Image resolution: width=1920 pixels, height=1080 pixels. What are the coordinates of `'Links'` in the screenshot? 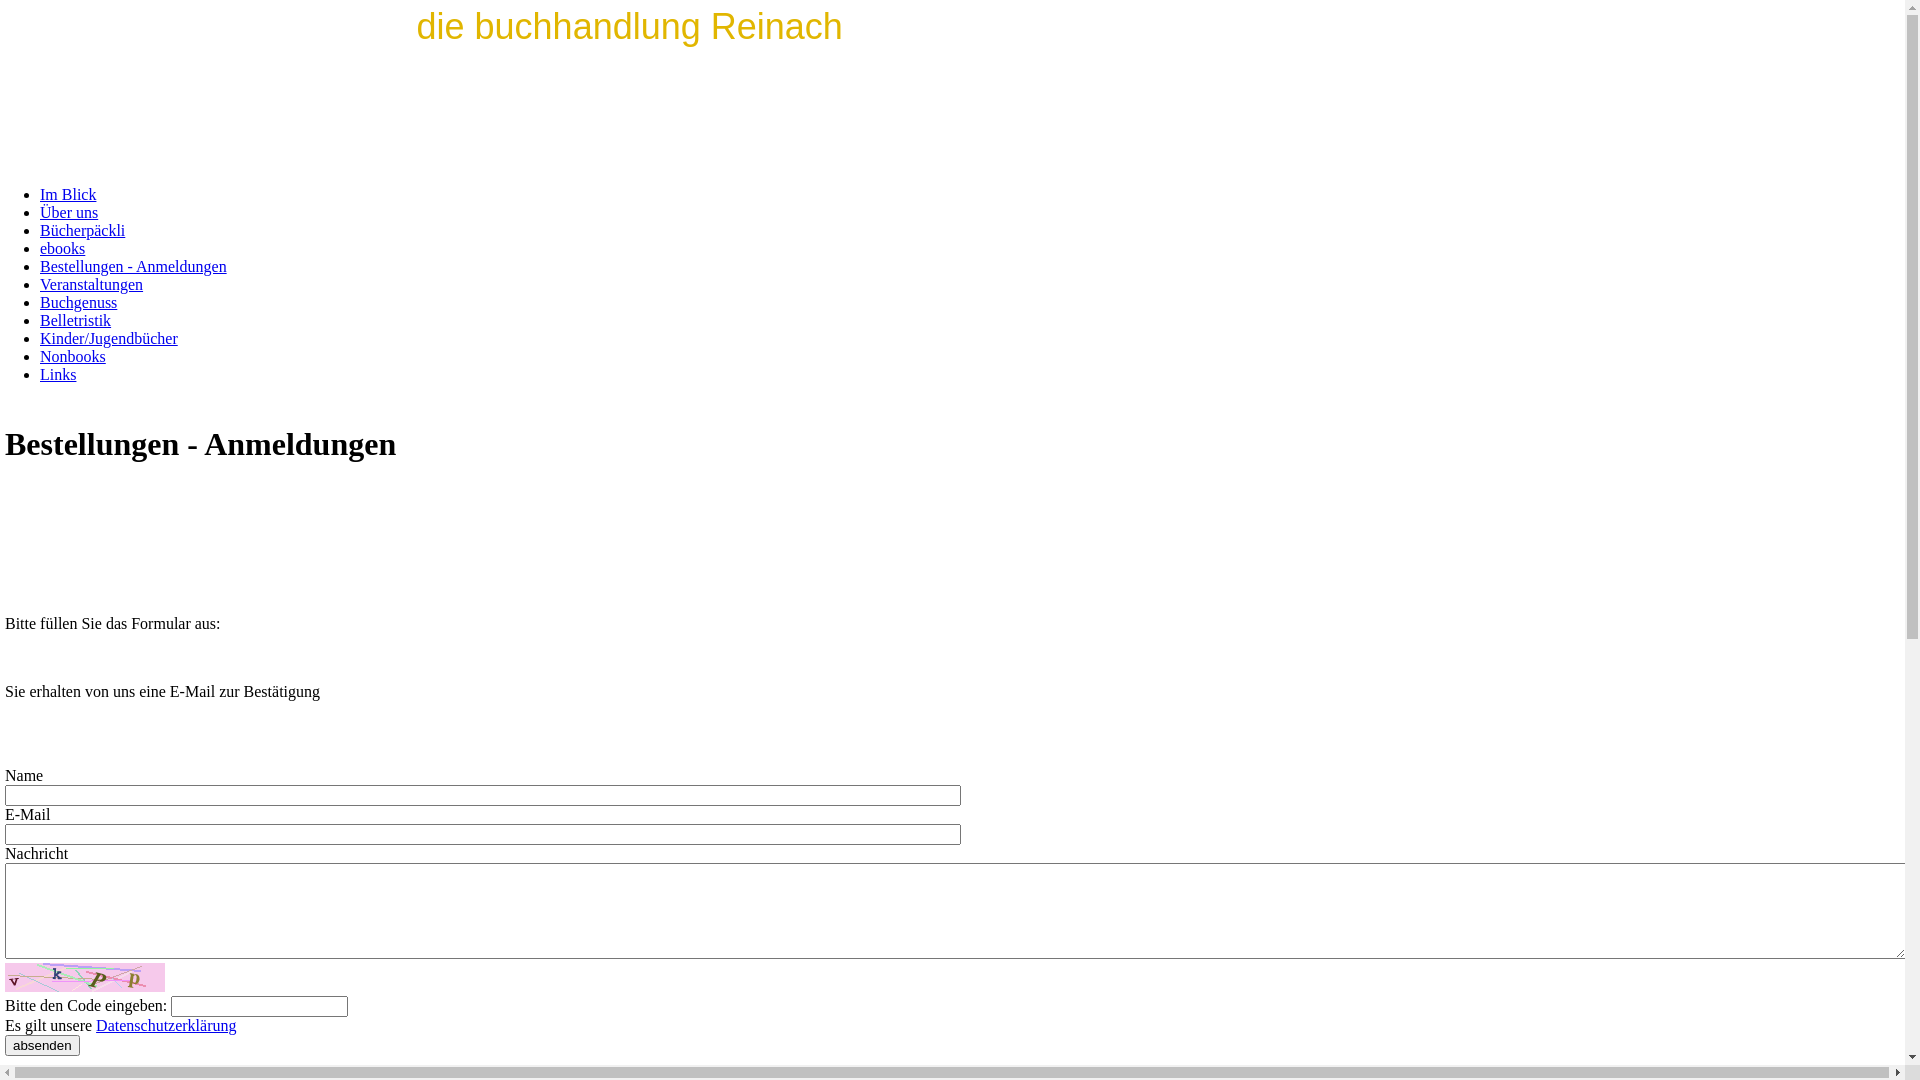 It's located at (57, 374).